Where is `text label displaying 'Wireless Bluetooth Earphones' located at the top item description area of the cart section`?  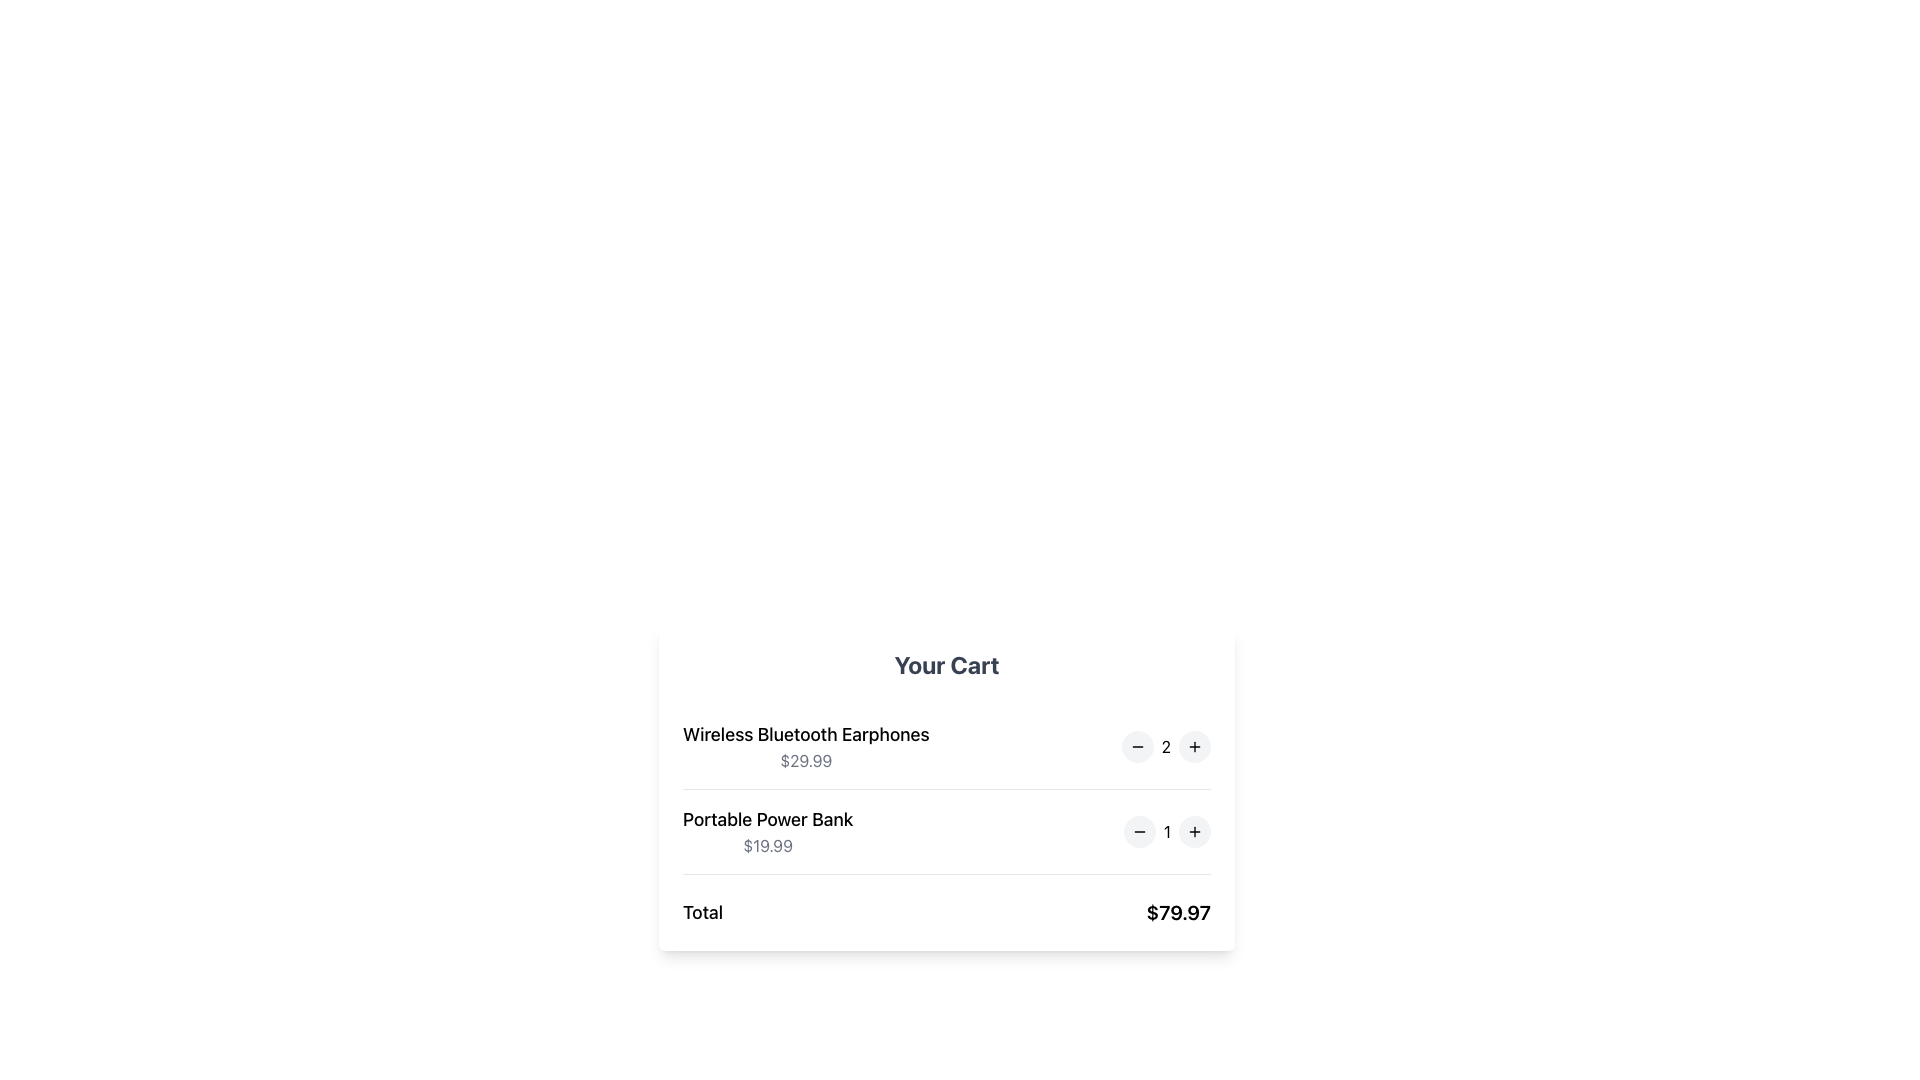
text label displaying 'Wireless Bluetooth Earphones' located at the top item description area of the cart section is located at coordinates (806, 735).